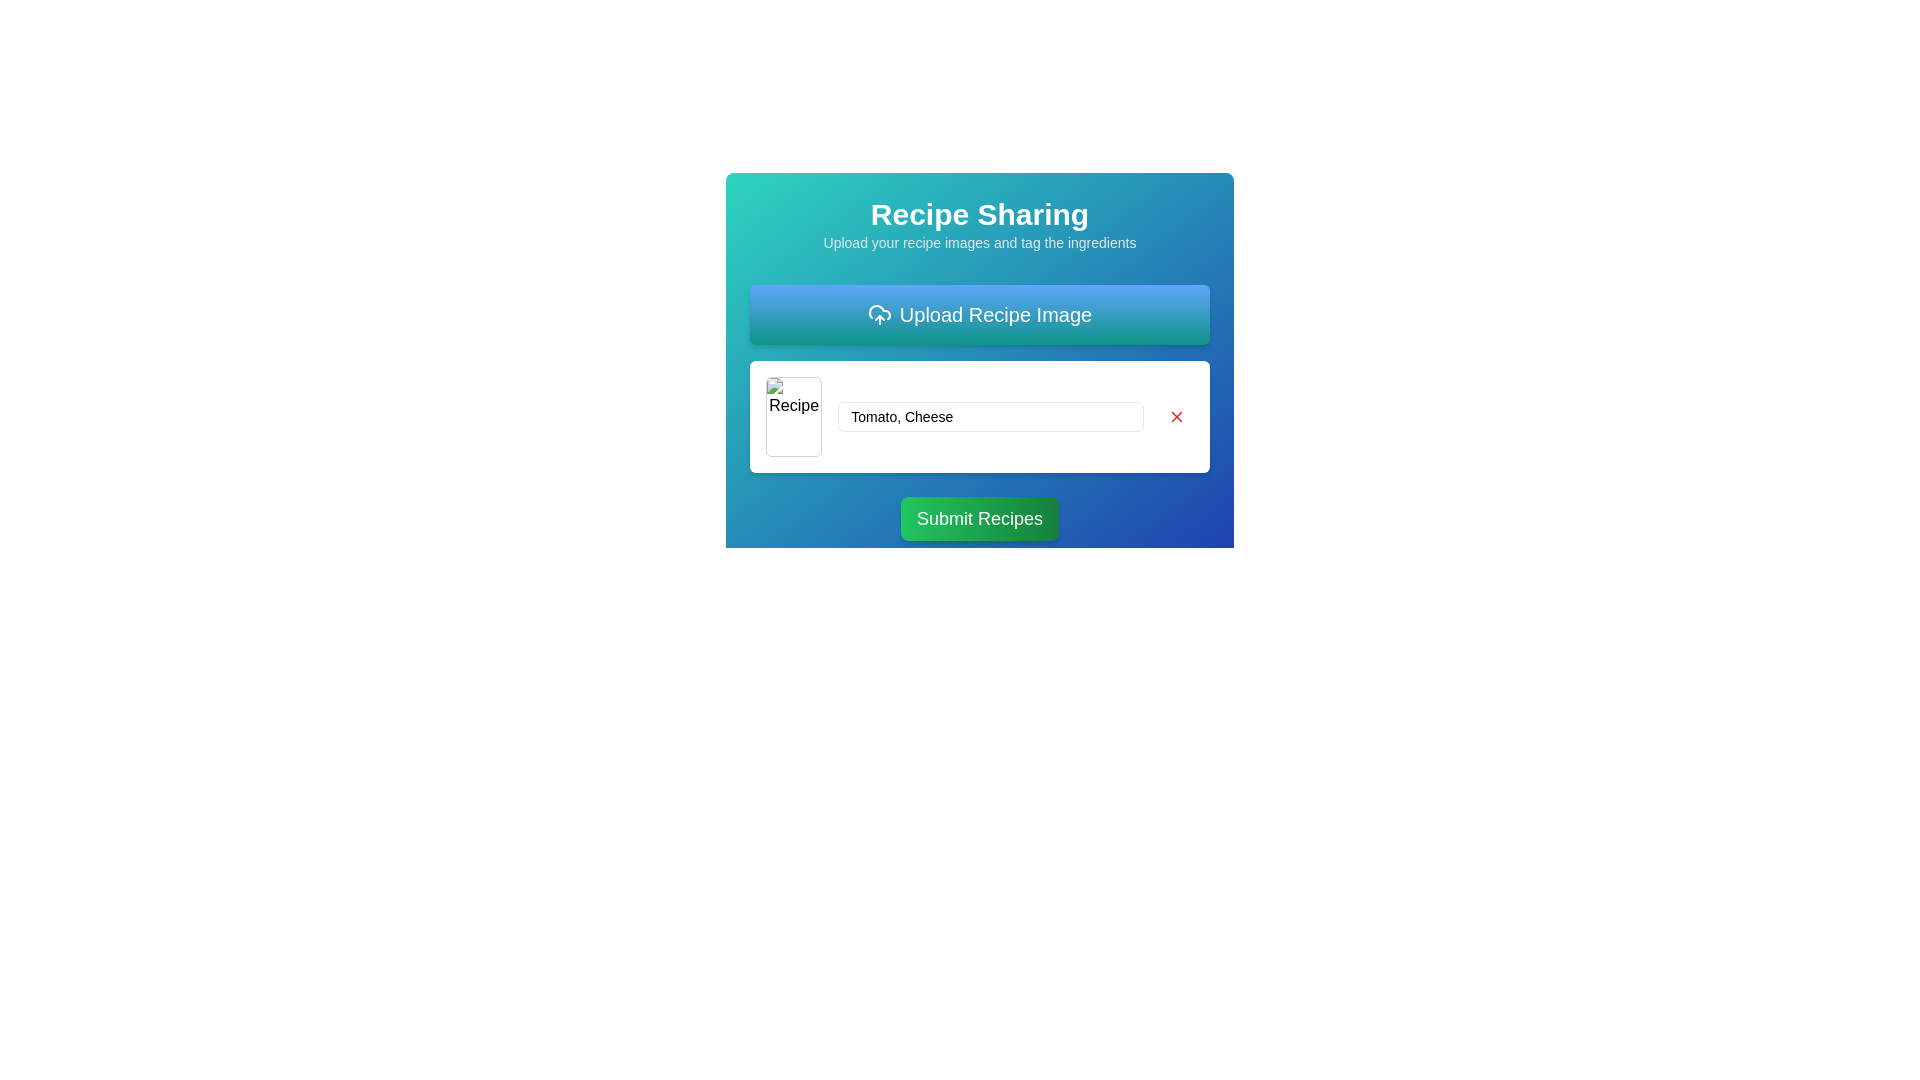 This screenshot has height=1080, width=1920. I want to click on the cloud icon with an upward arrow inside, located to the left of the 'Upload Recipe Image' text, so click(879, 315).